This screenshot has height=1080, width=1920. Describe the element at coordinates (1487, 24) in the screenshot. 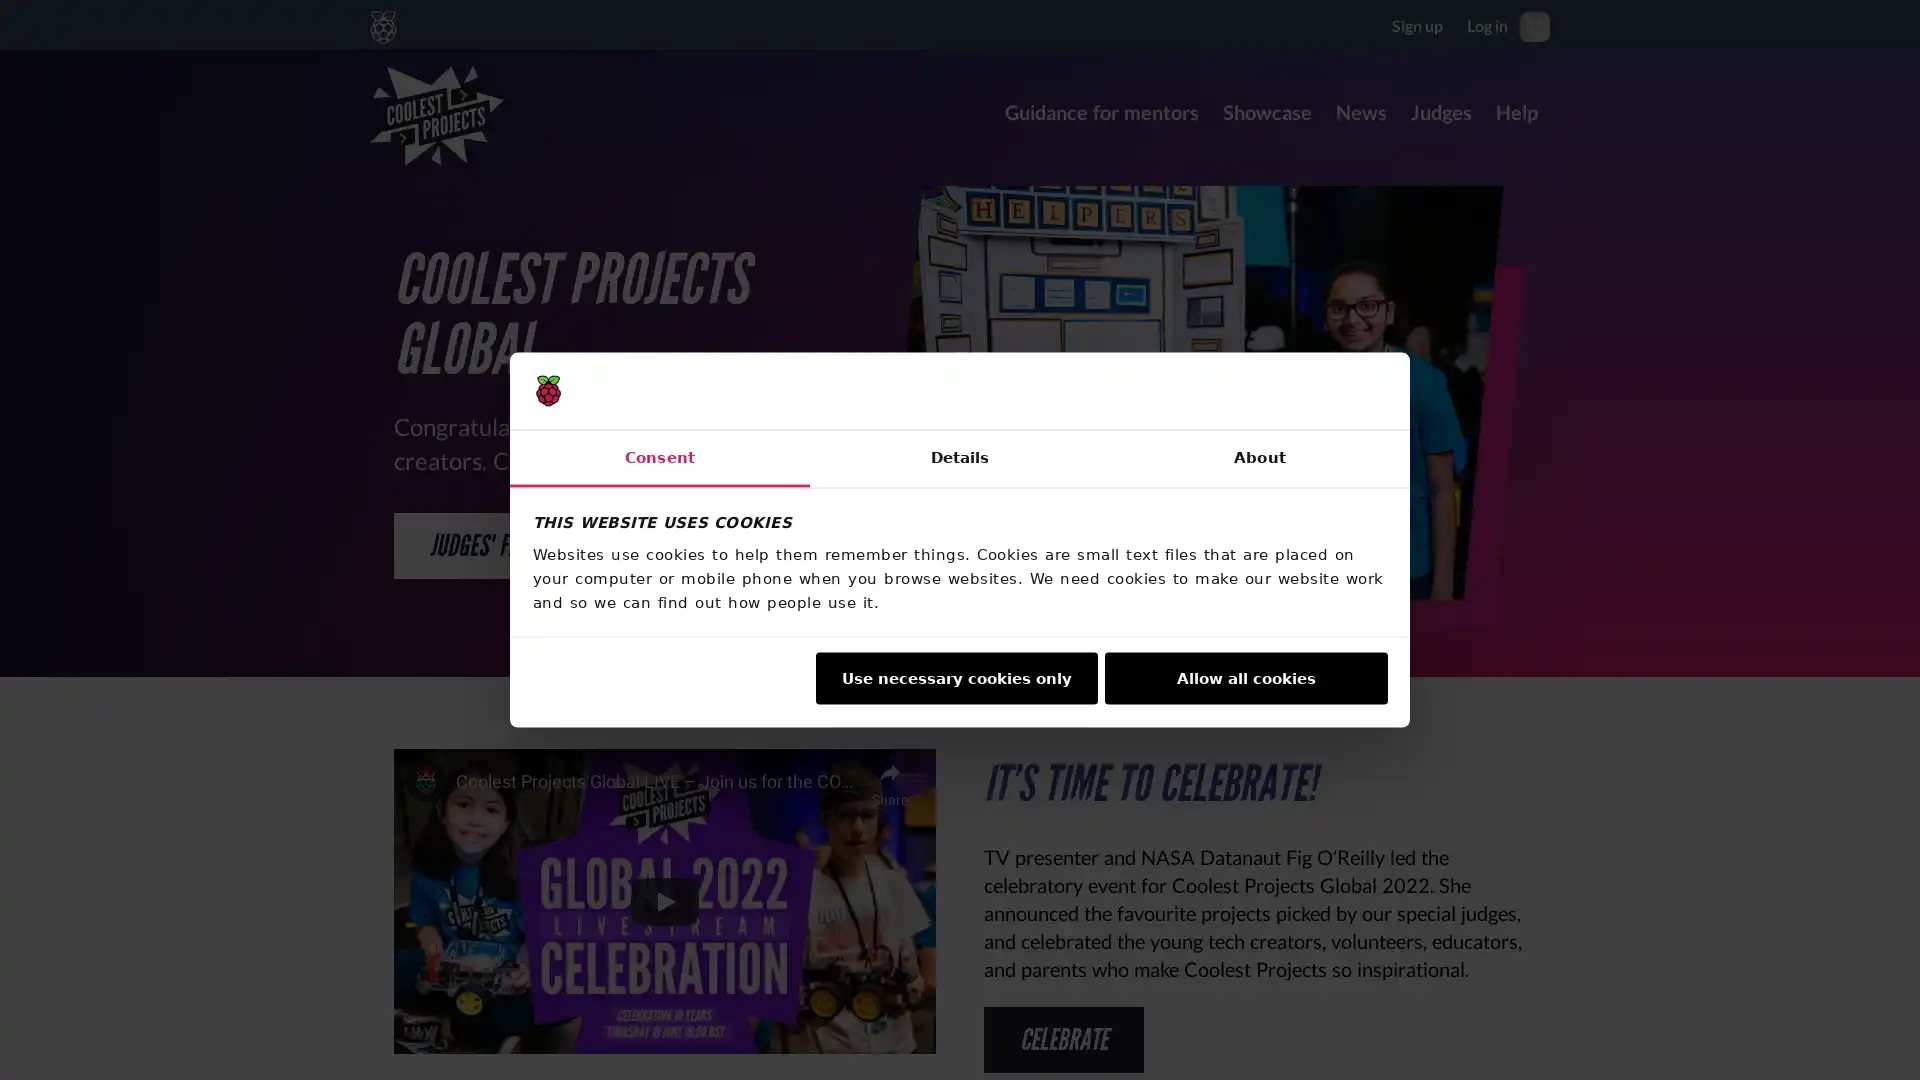

I see `Log in` at that location.